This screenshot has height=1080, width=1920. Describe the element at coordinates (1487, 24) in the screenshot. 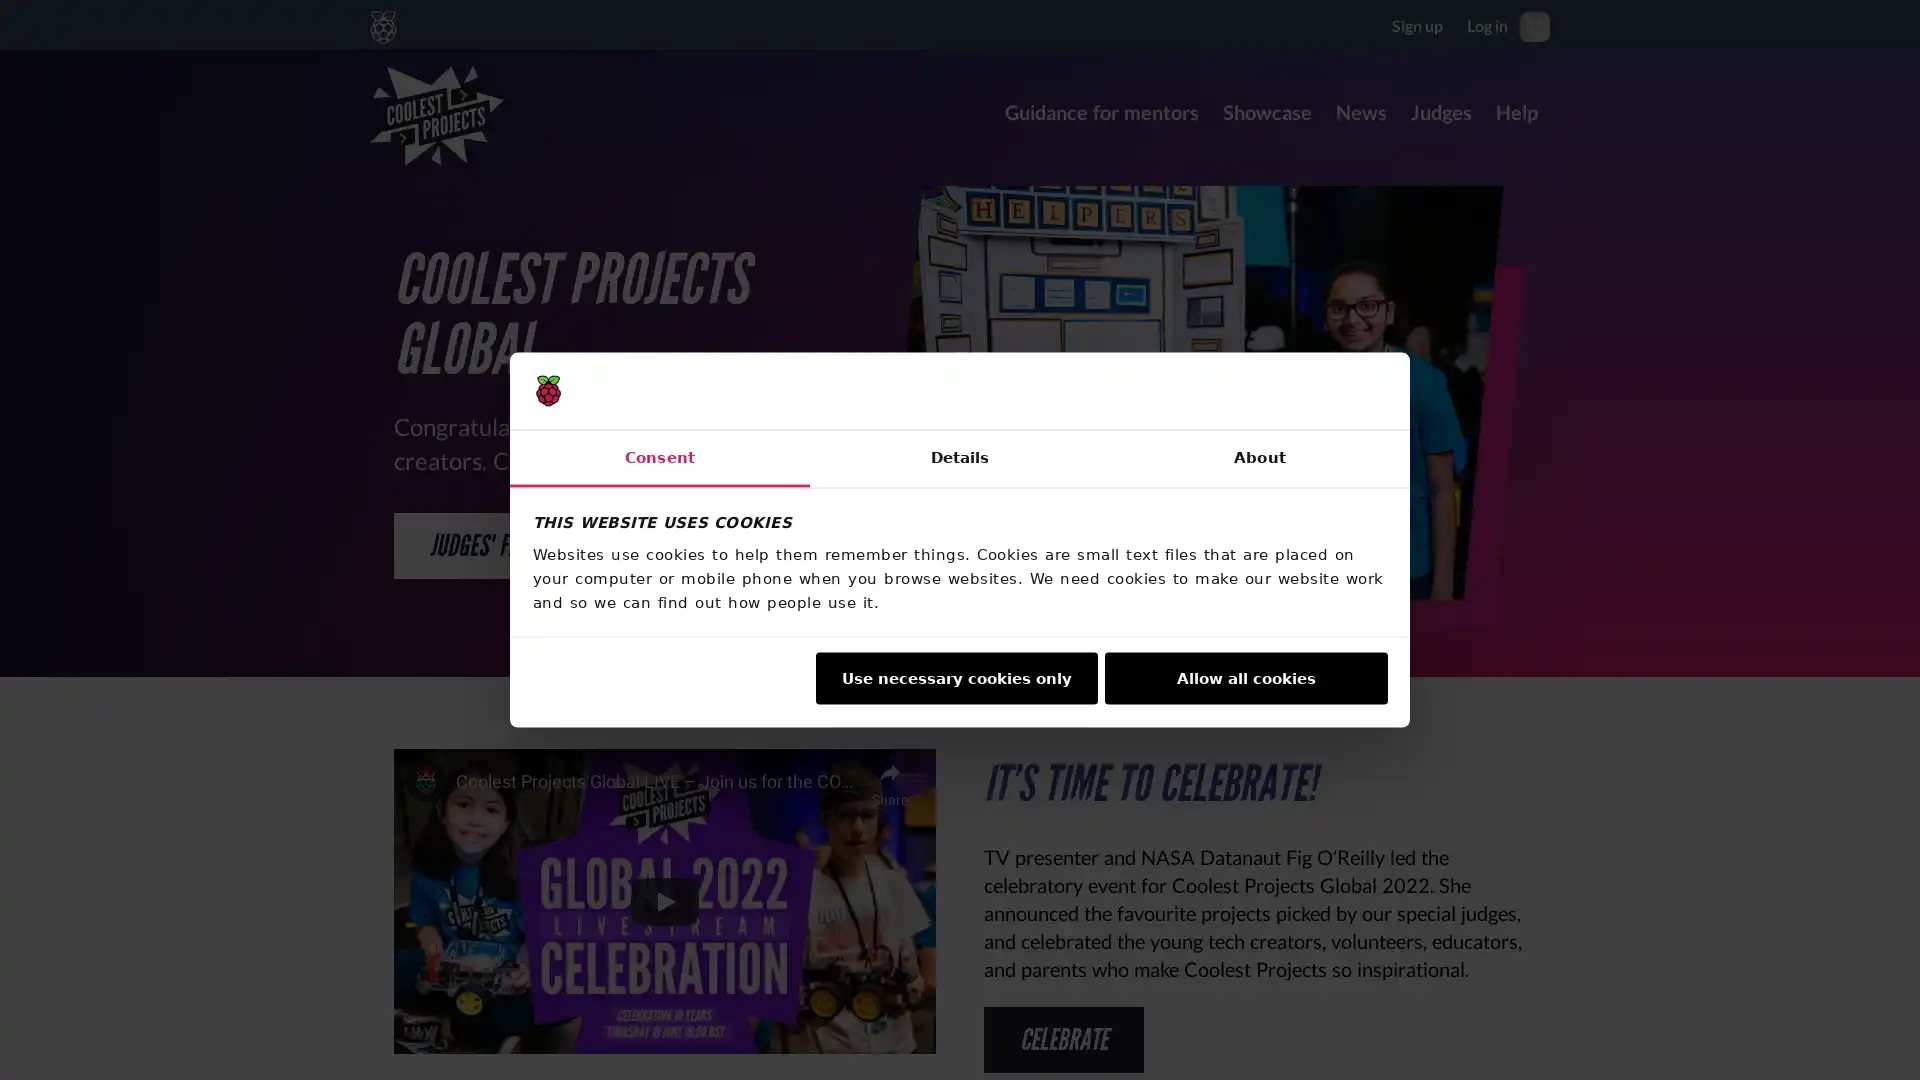

I see `Log in` at that location.